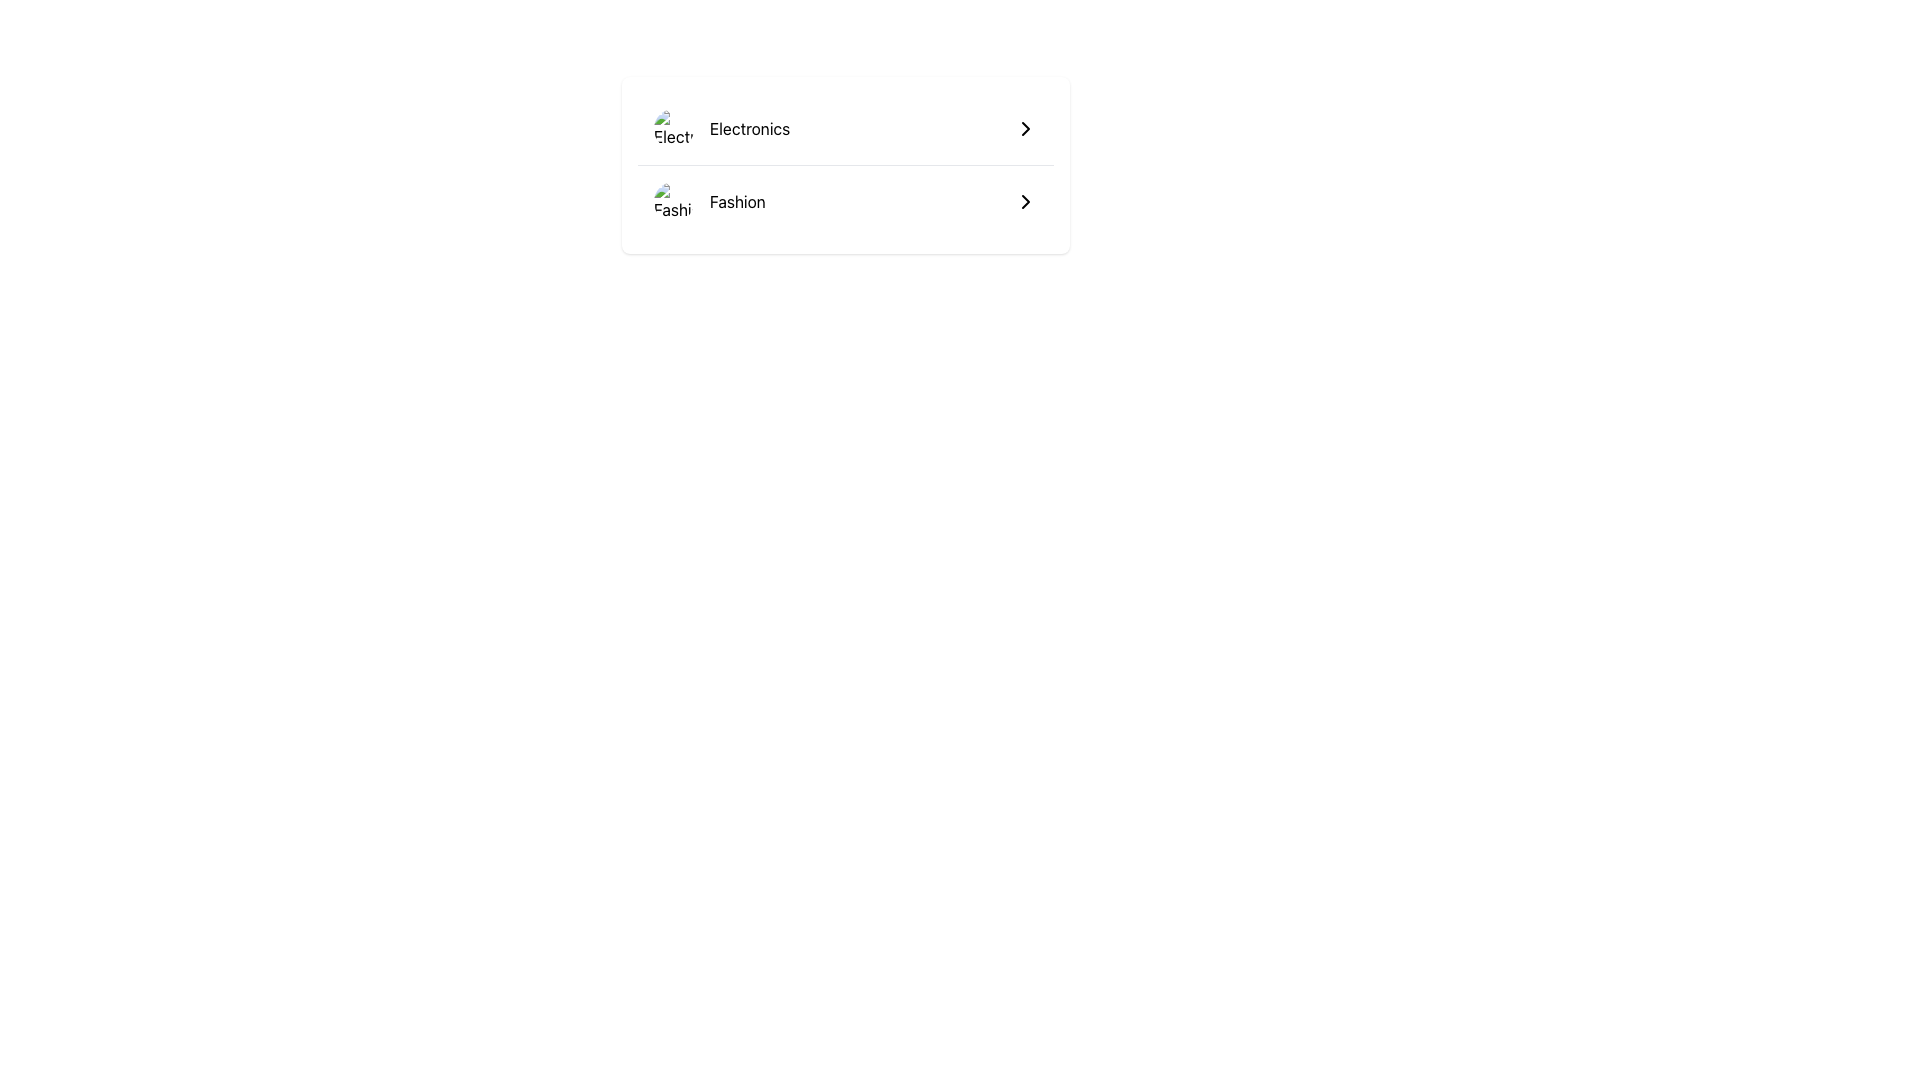 This screenshot has width=1920, height=1080. What do you see at coordinates (749, 128) in the screenshot?
I see `text label indicating the electronics category, which is located to the right of an icon in a horizontal row below the header section` at bounding box center [749, 128].